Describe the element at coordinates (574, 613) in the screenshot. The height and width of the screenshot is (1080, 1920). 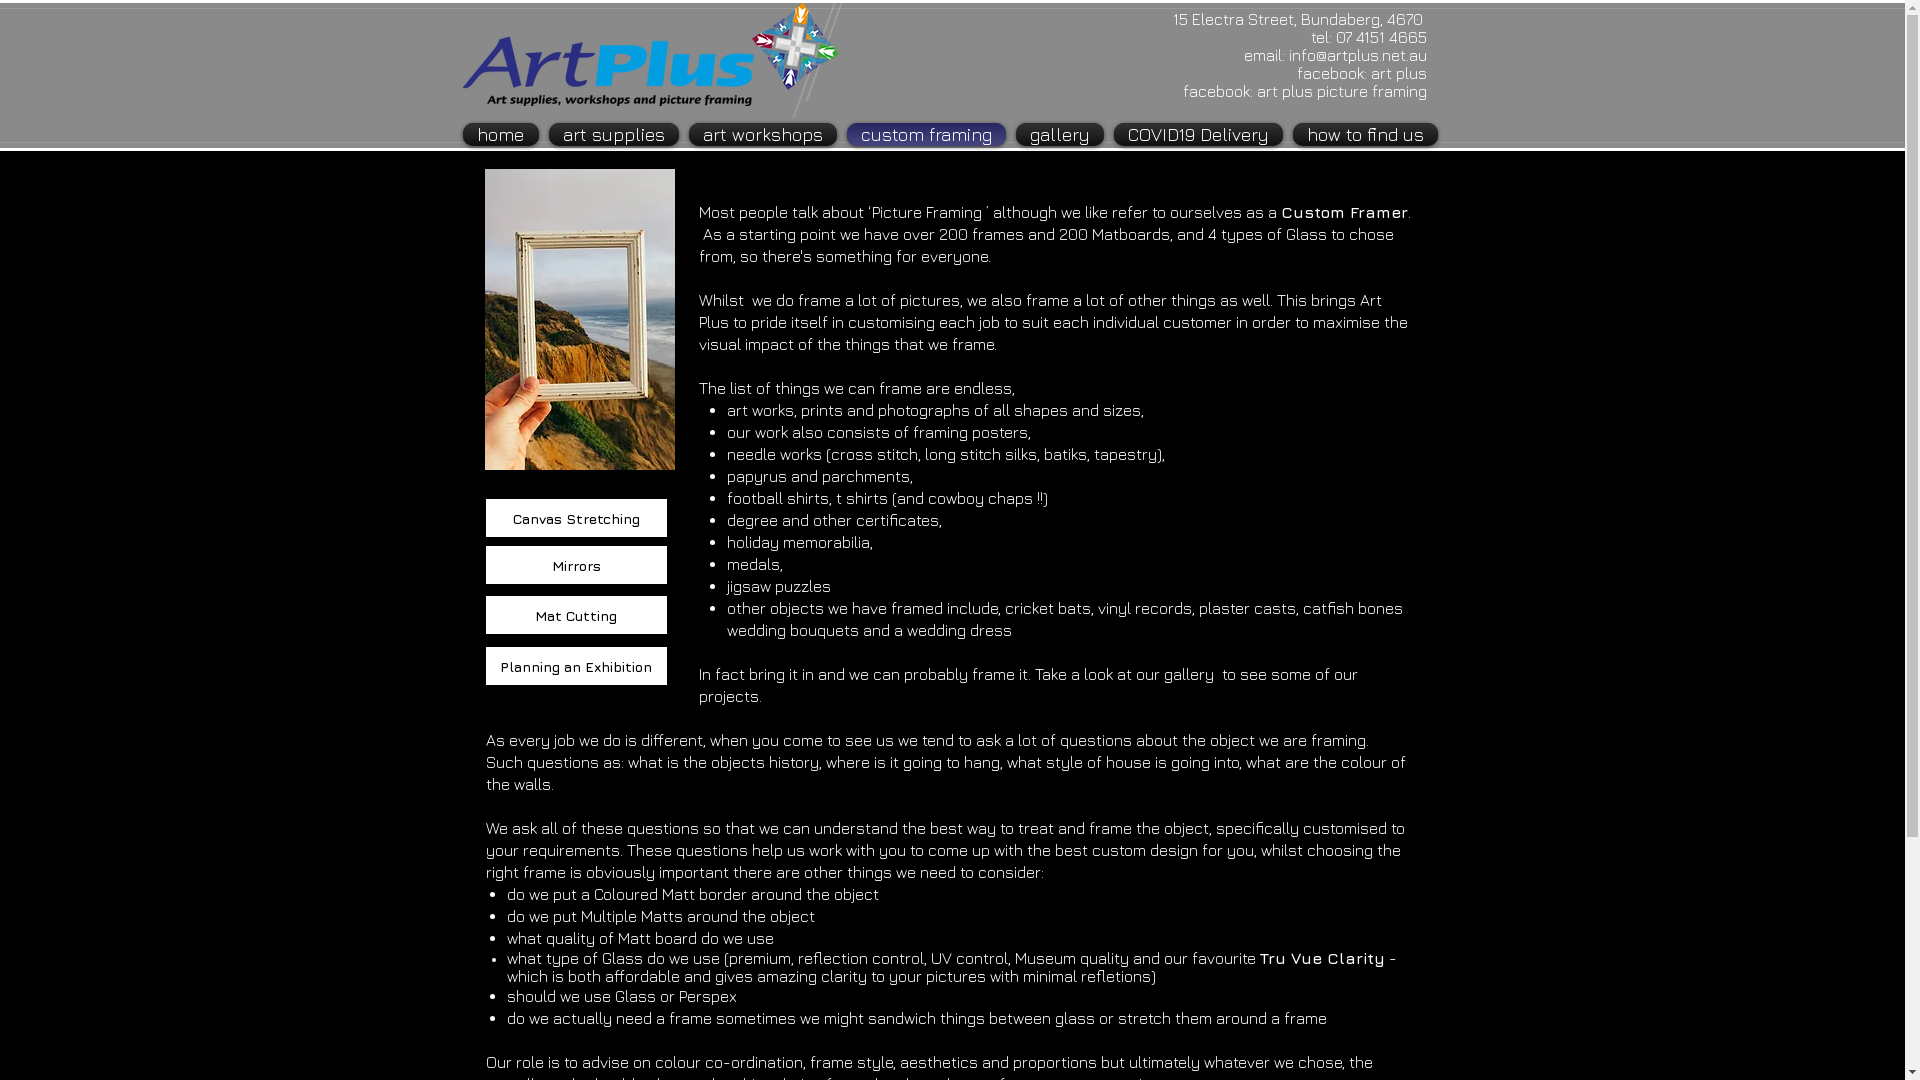
I see `'Mat Cutting'` at that location.